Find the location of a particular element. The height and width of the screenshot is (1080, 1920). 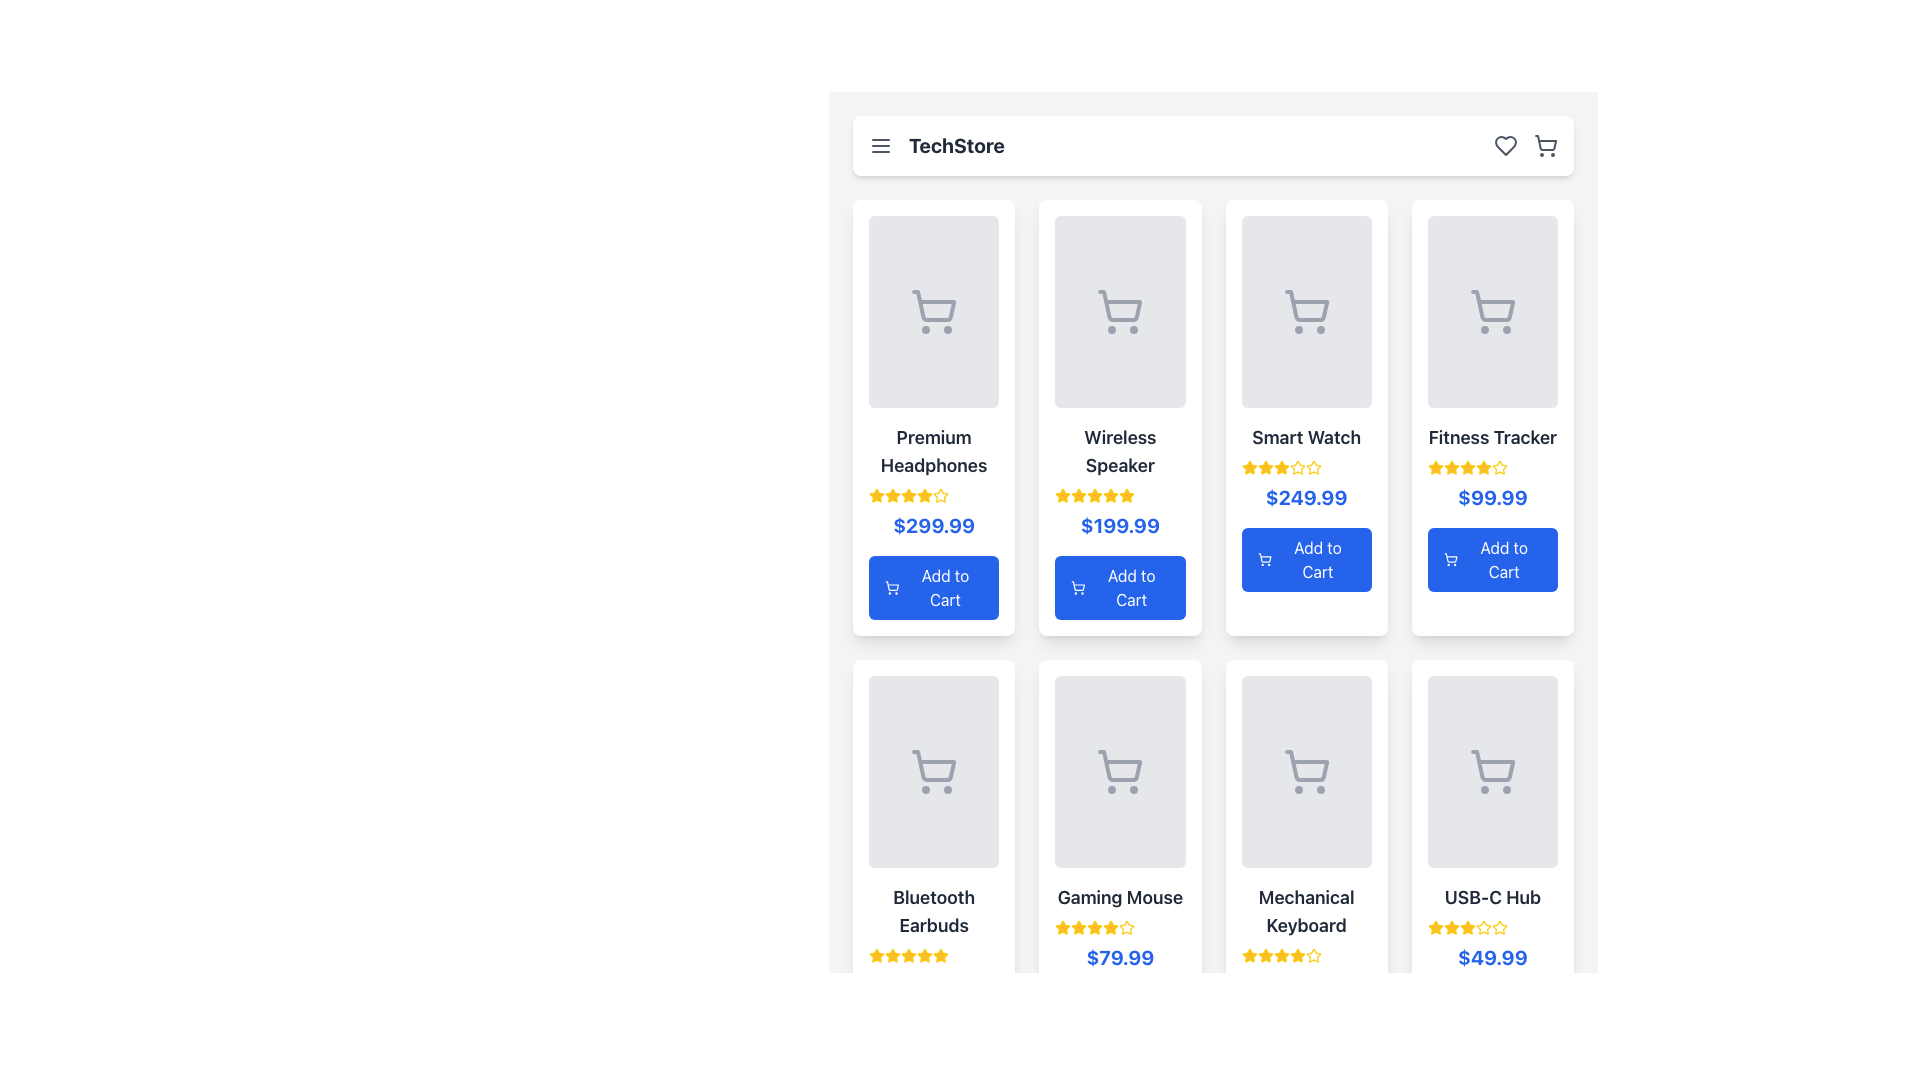

the third star icon representing a rating score for the 'Gaming Mouse' product, located in the second row of the product grid is located at coordinates (1078, 928).